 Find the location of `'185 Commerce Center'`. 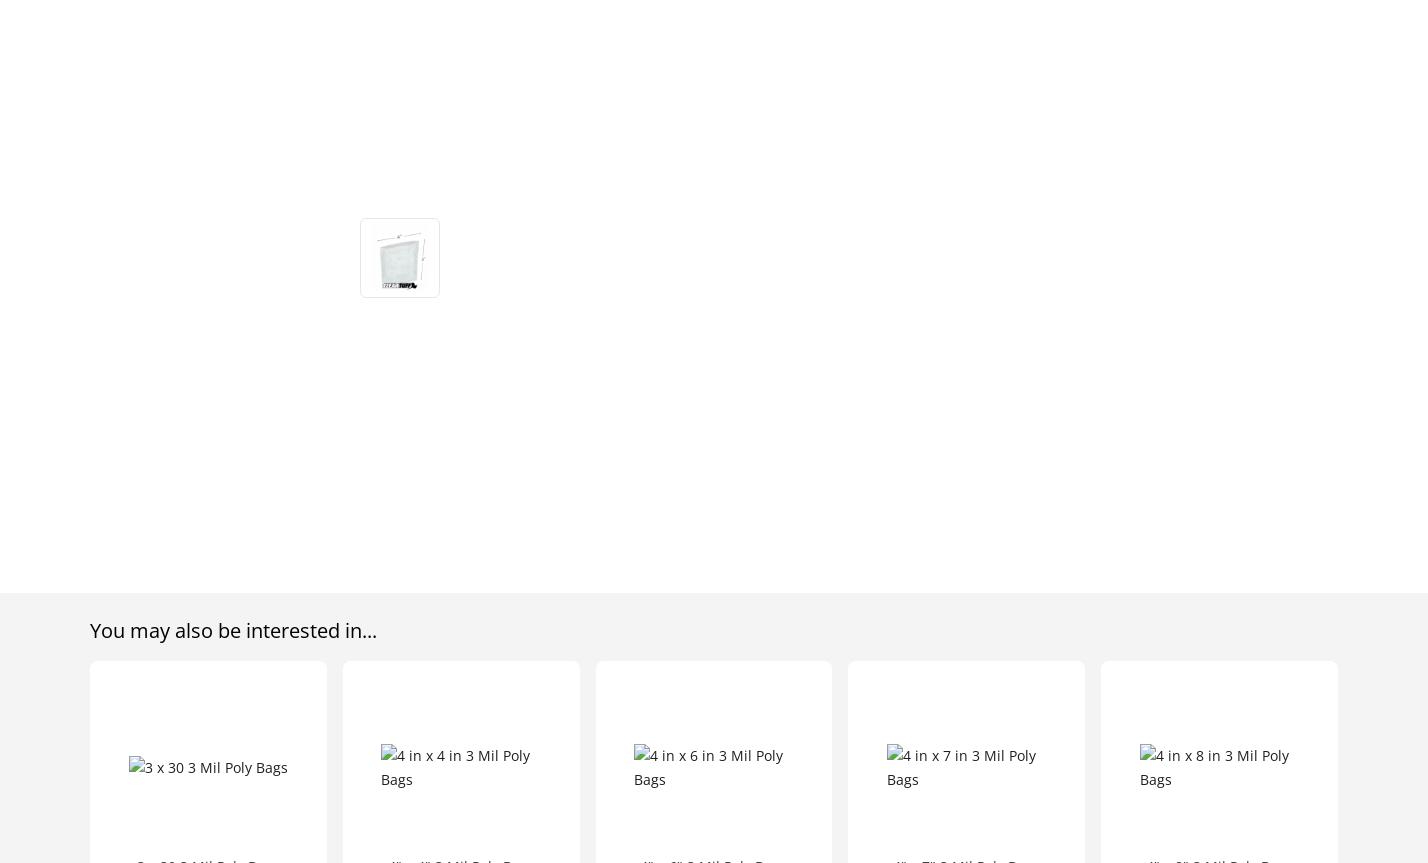

'185 Commerce Center' is located at coordinates (96, 28).